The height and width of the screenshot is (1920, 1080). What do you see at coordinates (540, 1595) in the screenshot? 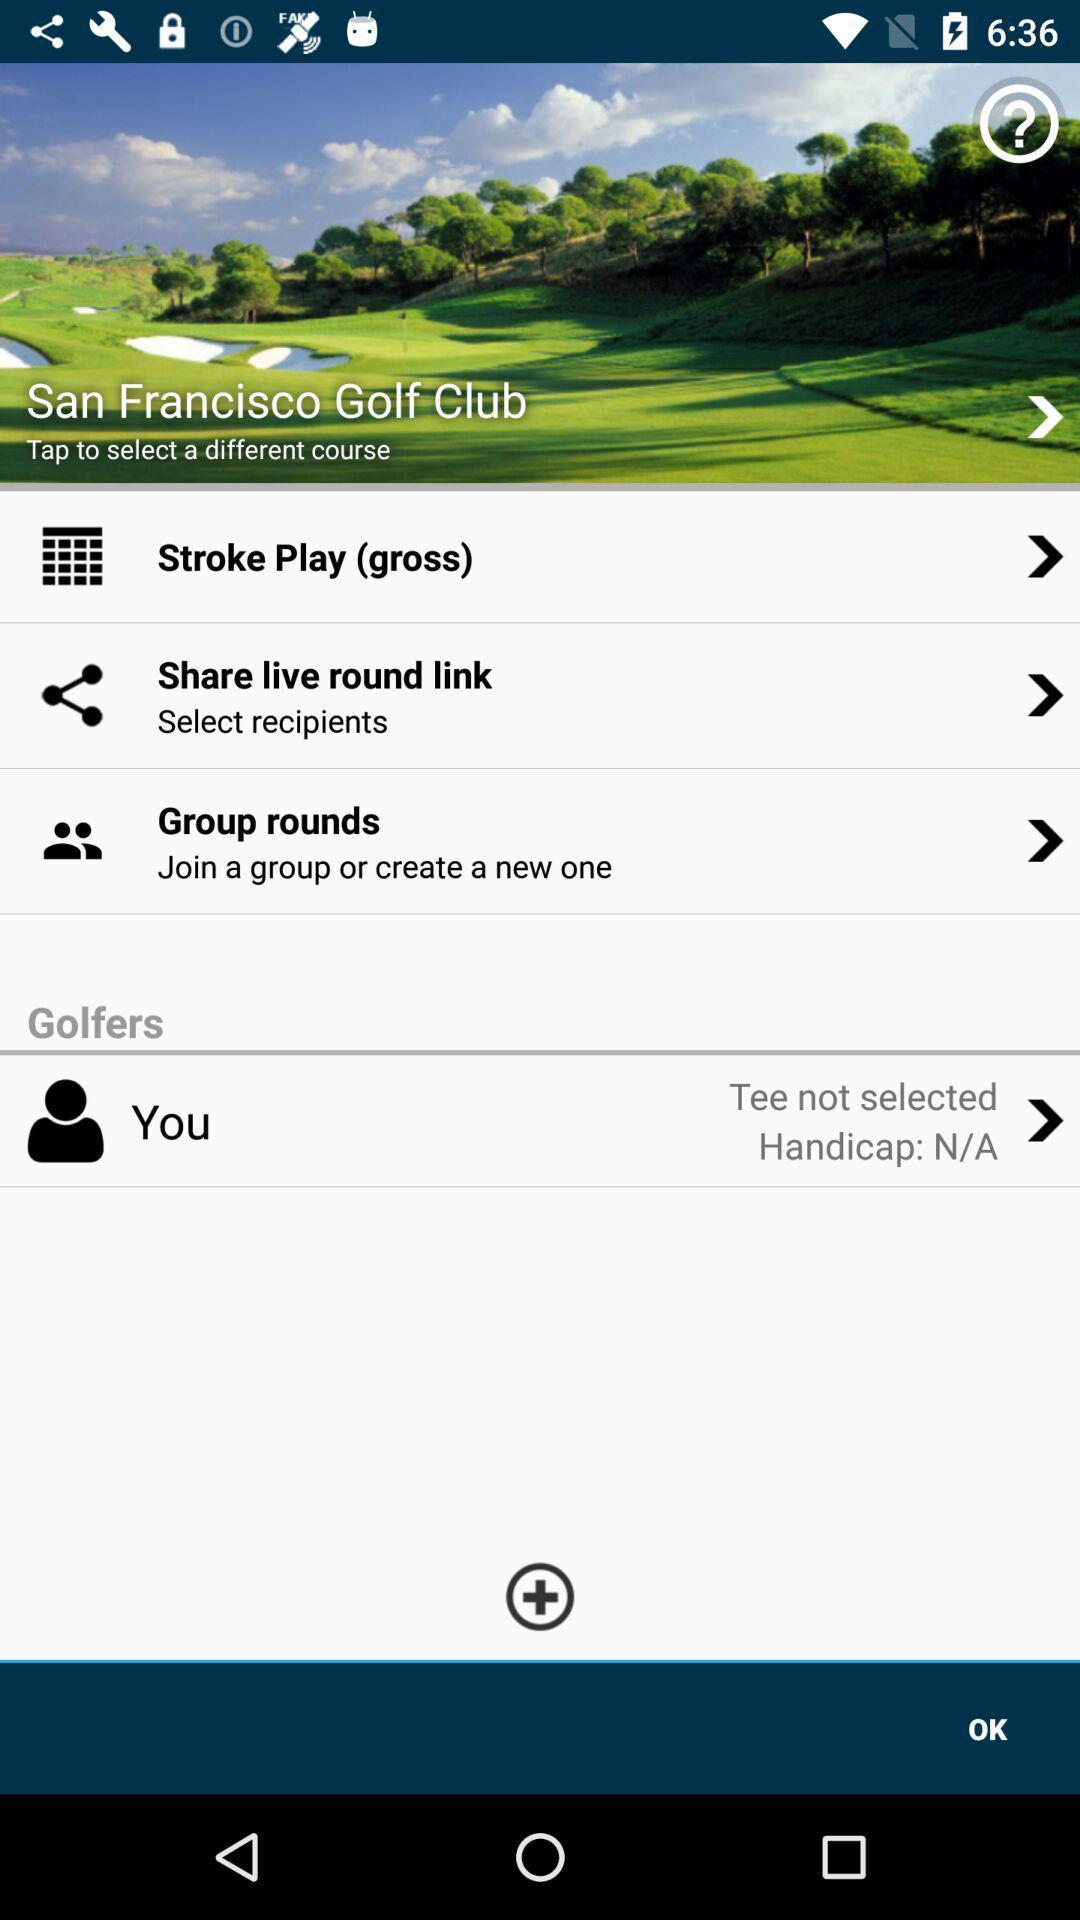
I see `a golfer` at bounding box center [540, 1595].